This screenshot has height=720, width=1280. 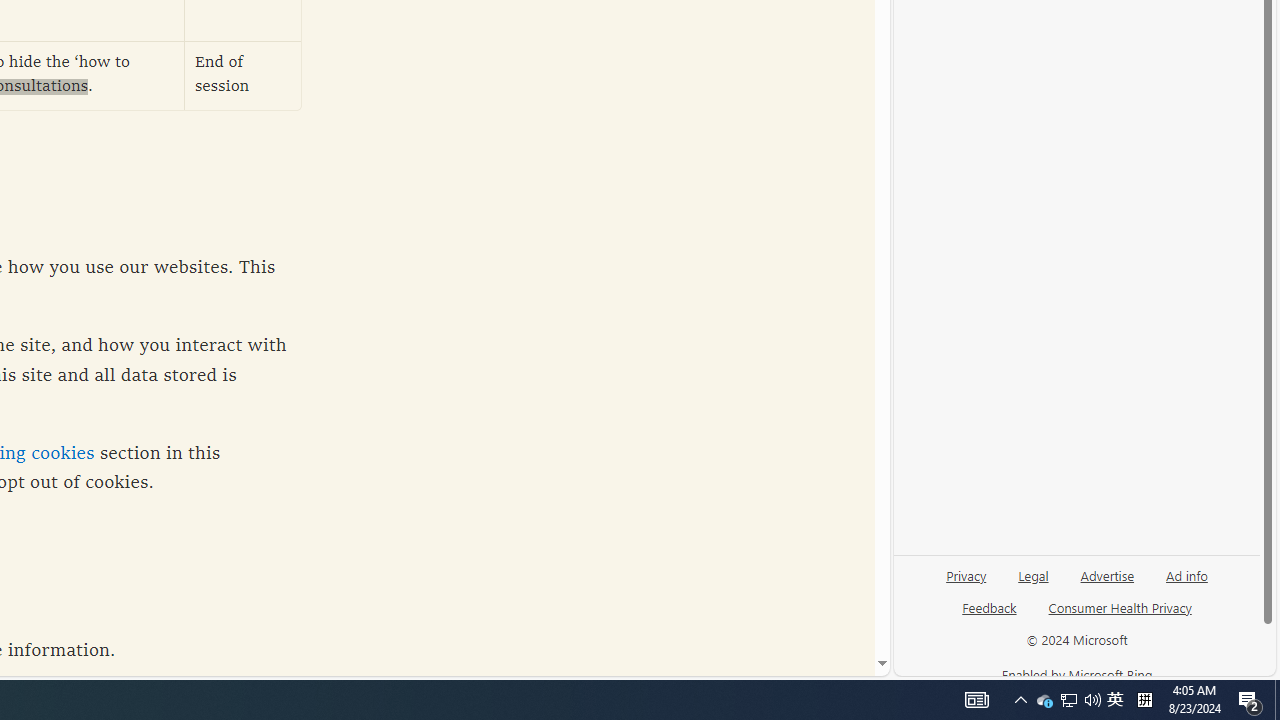 What do you see at coordinates (1120, 606) in the screenshot?
I see `'Consumer Health Privacy'` at bounding box center [1120, 606].